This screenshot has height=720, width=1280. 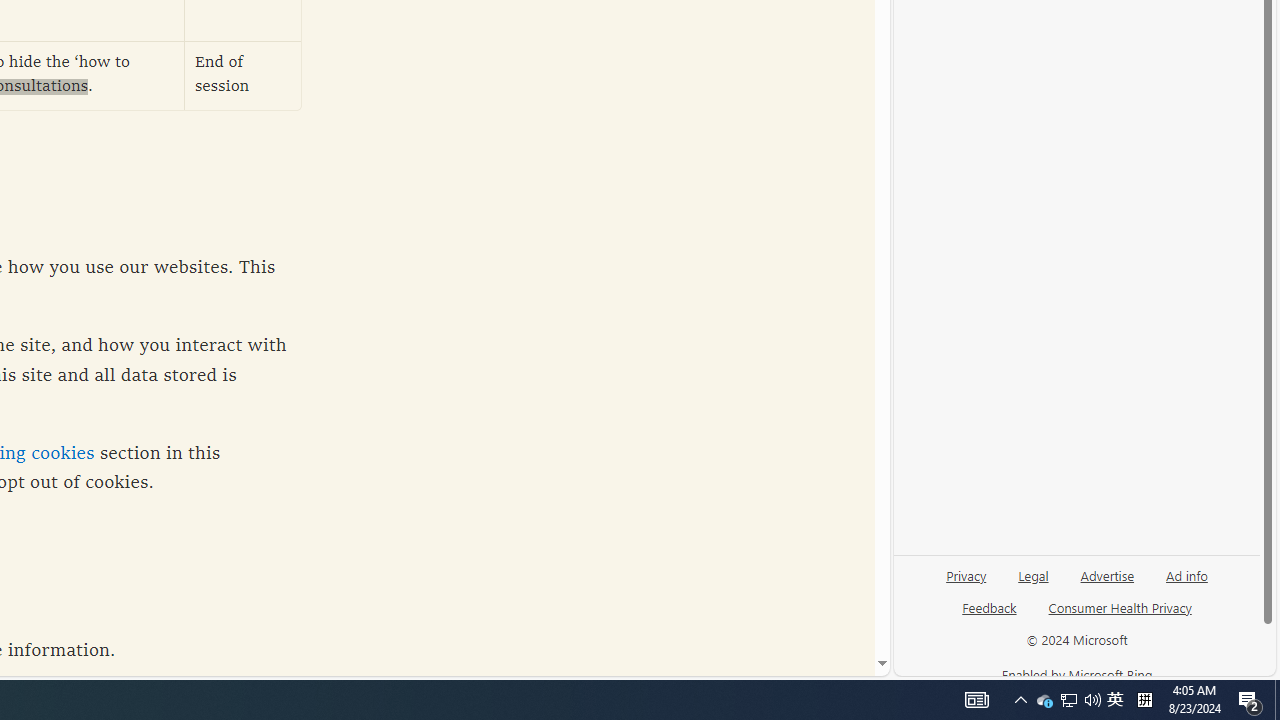 What do you see at coordinates (1120, 606) in the screenshot?
I see `'Consumer Health Privacy'` at bounding box center [1120, 606].